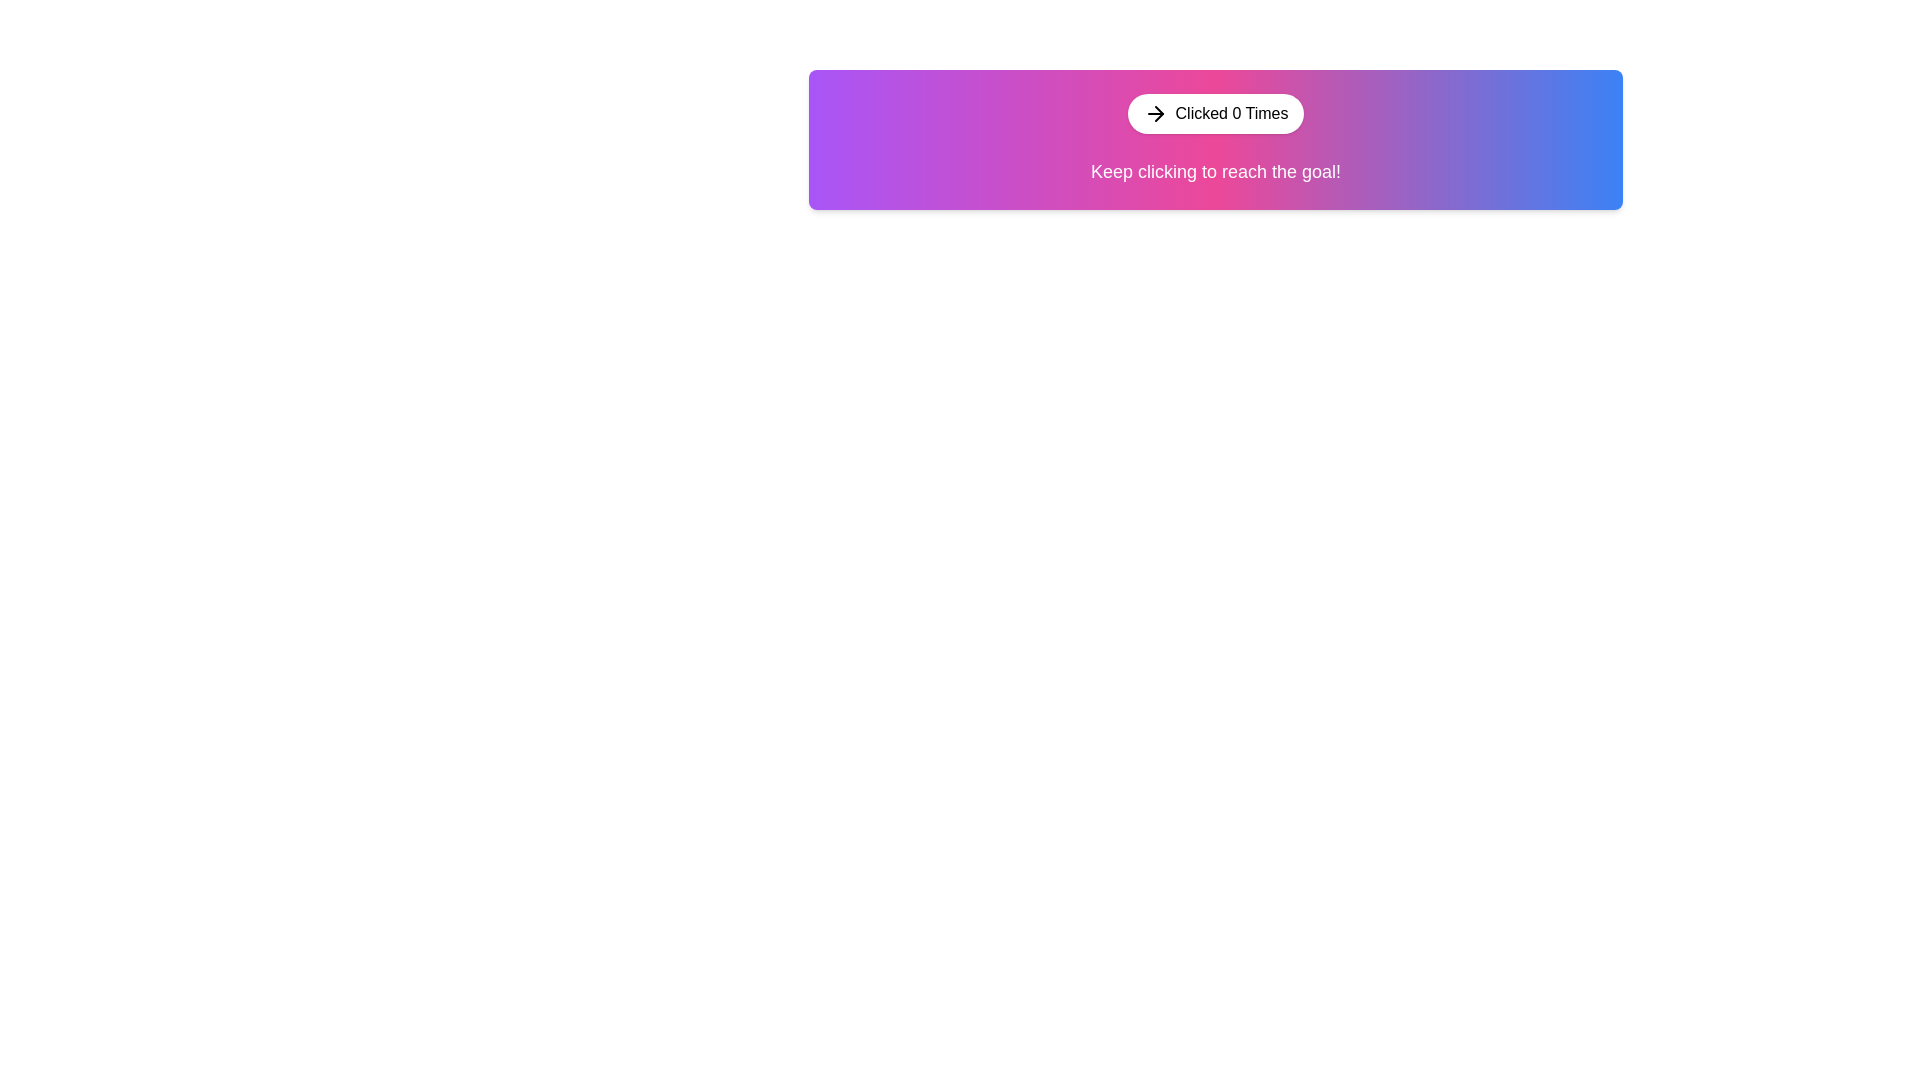  I want to click on the text label displaying the message 'Keep clicking to reach the goal!' which is styled in white color and located below the button labeled 'Clicked 0 Times', so click(1214, 171).